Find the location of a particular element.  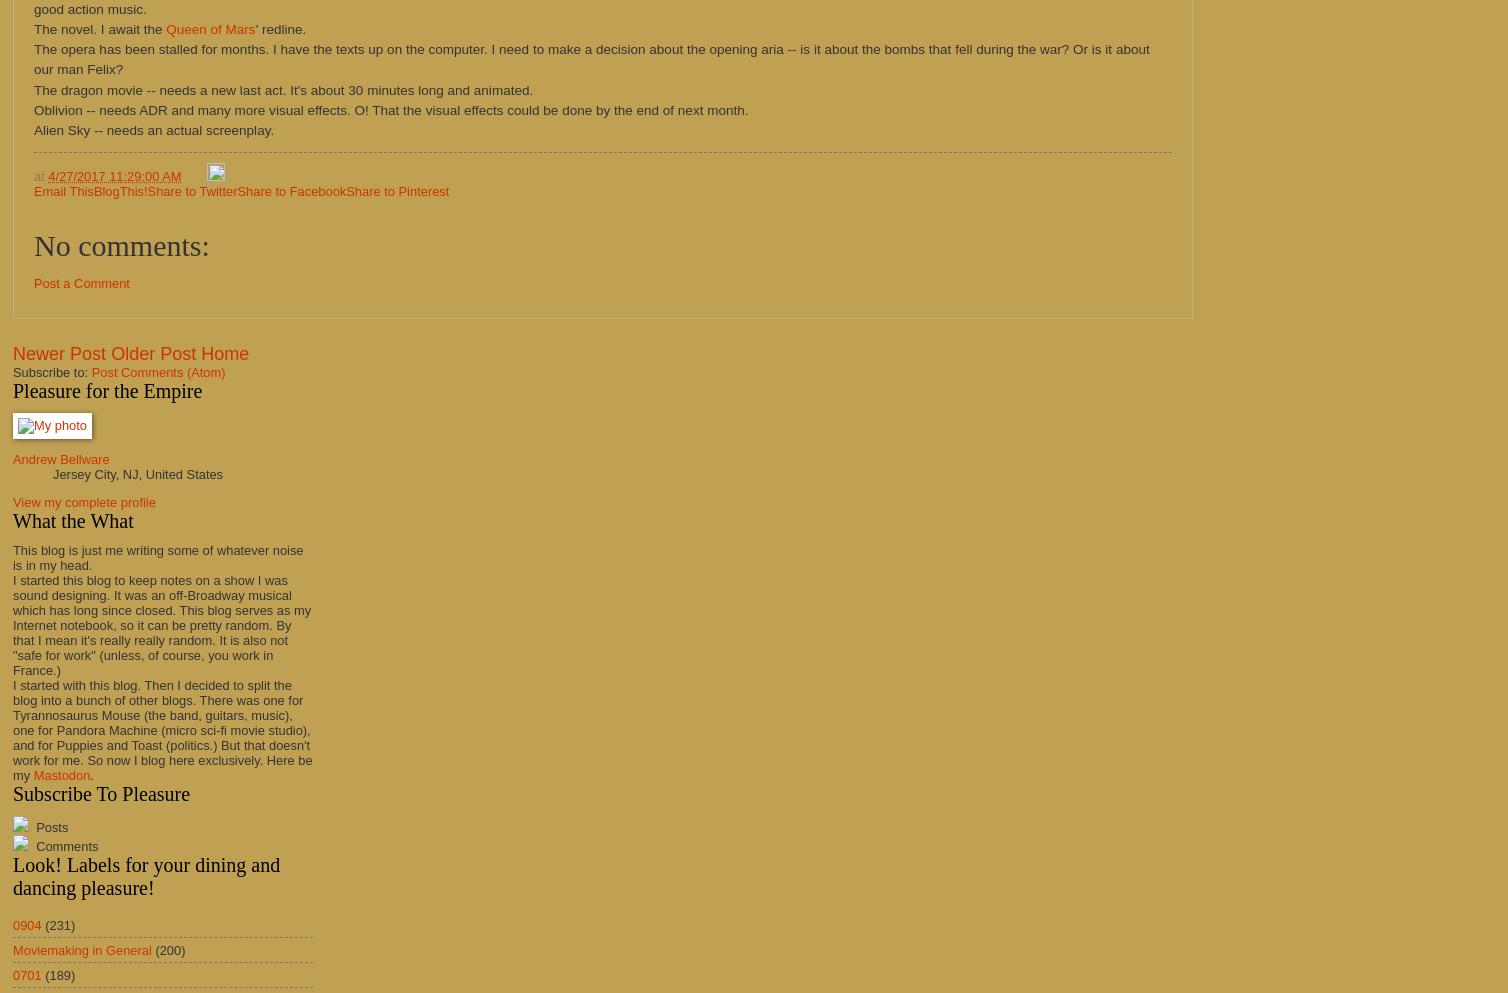

'This blog is just me writing some of whatever noise is in my head.' is located at coordinates (158, 556).